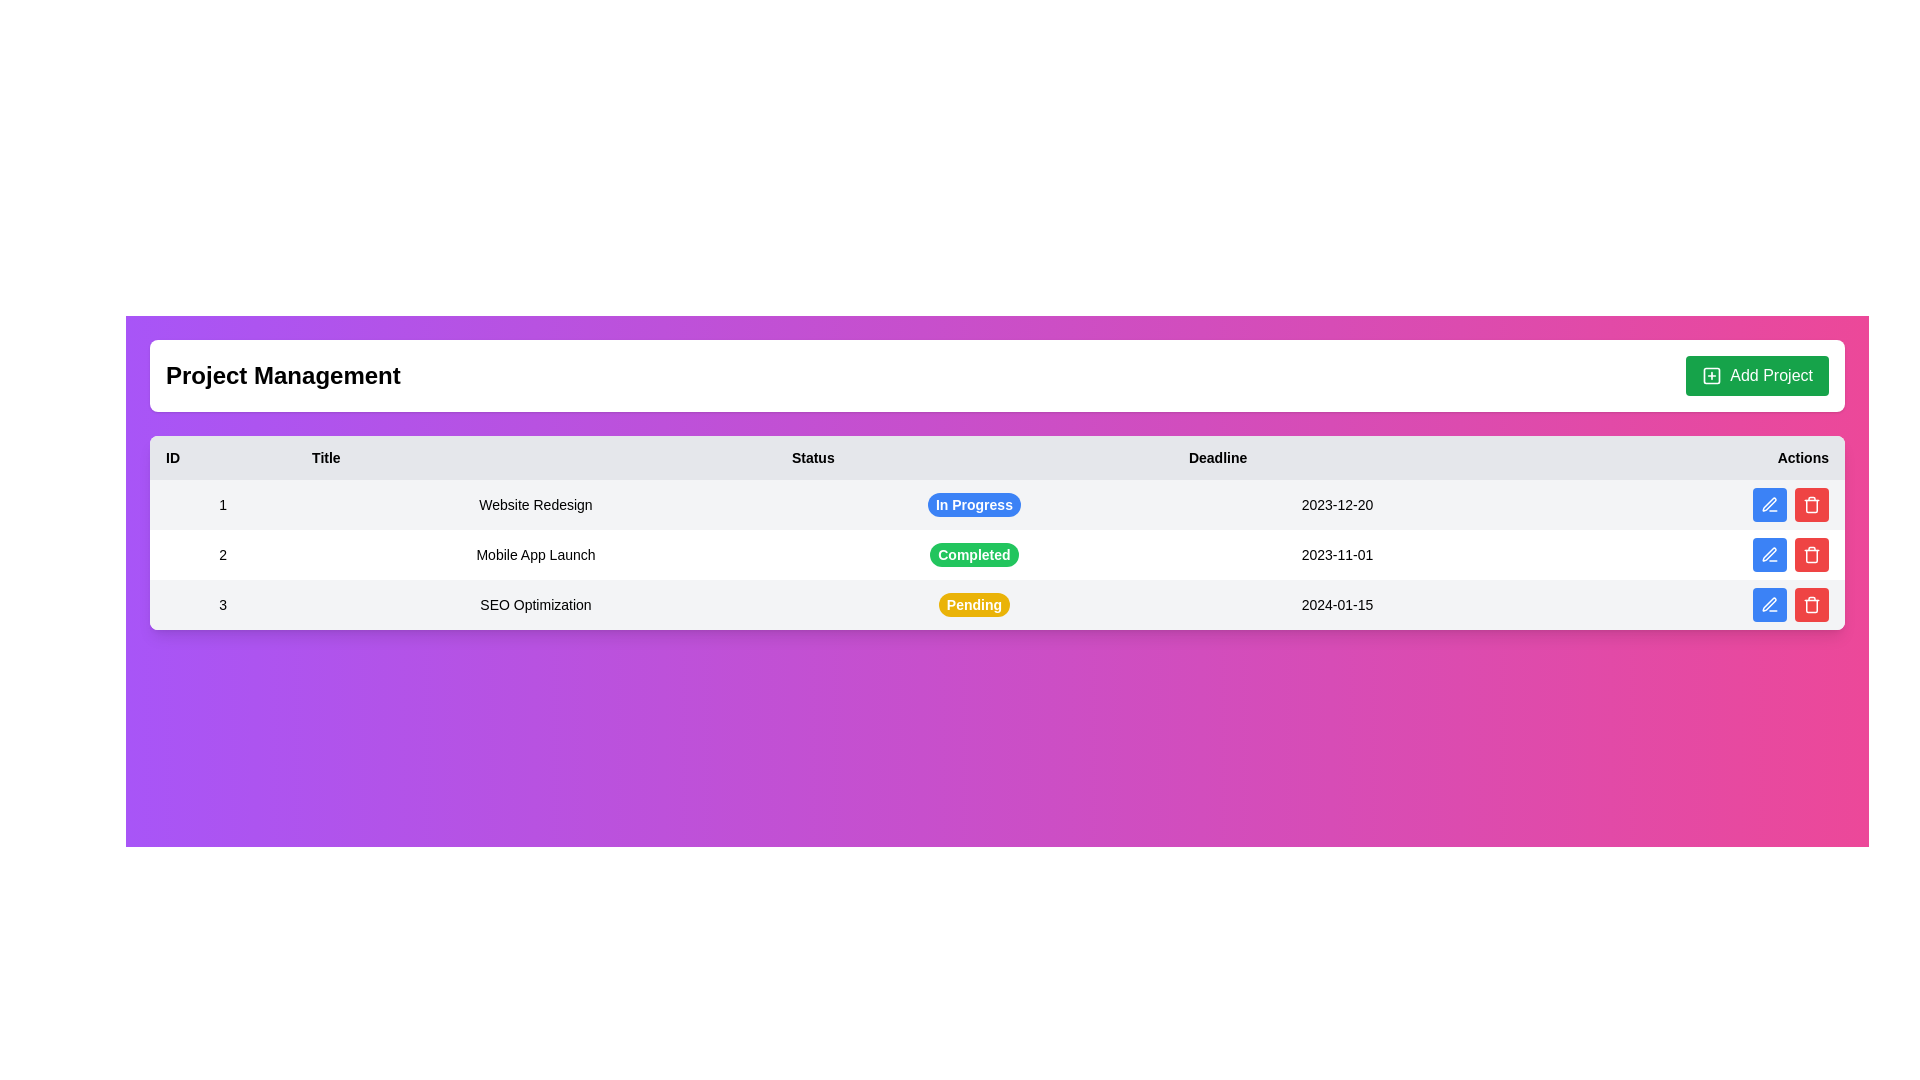 This screenshot has width=1920, height=1080. Describe the element at coordinates (997, 504) in the screenshot. I see `the status badge in the first row of the project information table, which is marked as 'In Progress' with a blue background and white text` at that location.